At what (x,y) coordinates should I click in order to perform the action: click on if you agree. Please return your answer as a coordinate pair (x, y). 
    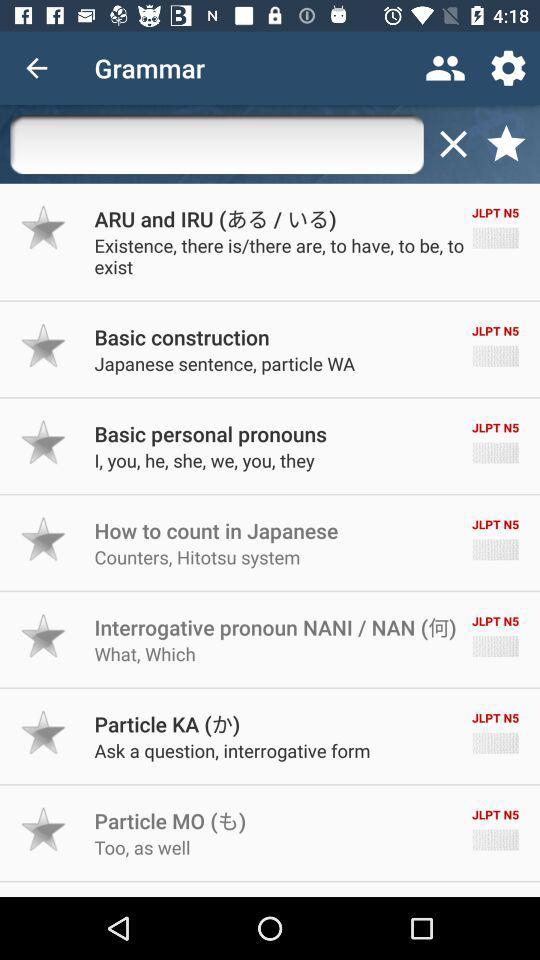
    Looking at the image, I should click on (44, 829).